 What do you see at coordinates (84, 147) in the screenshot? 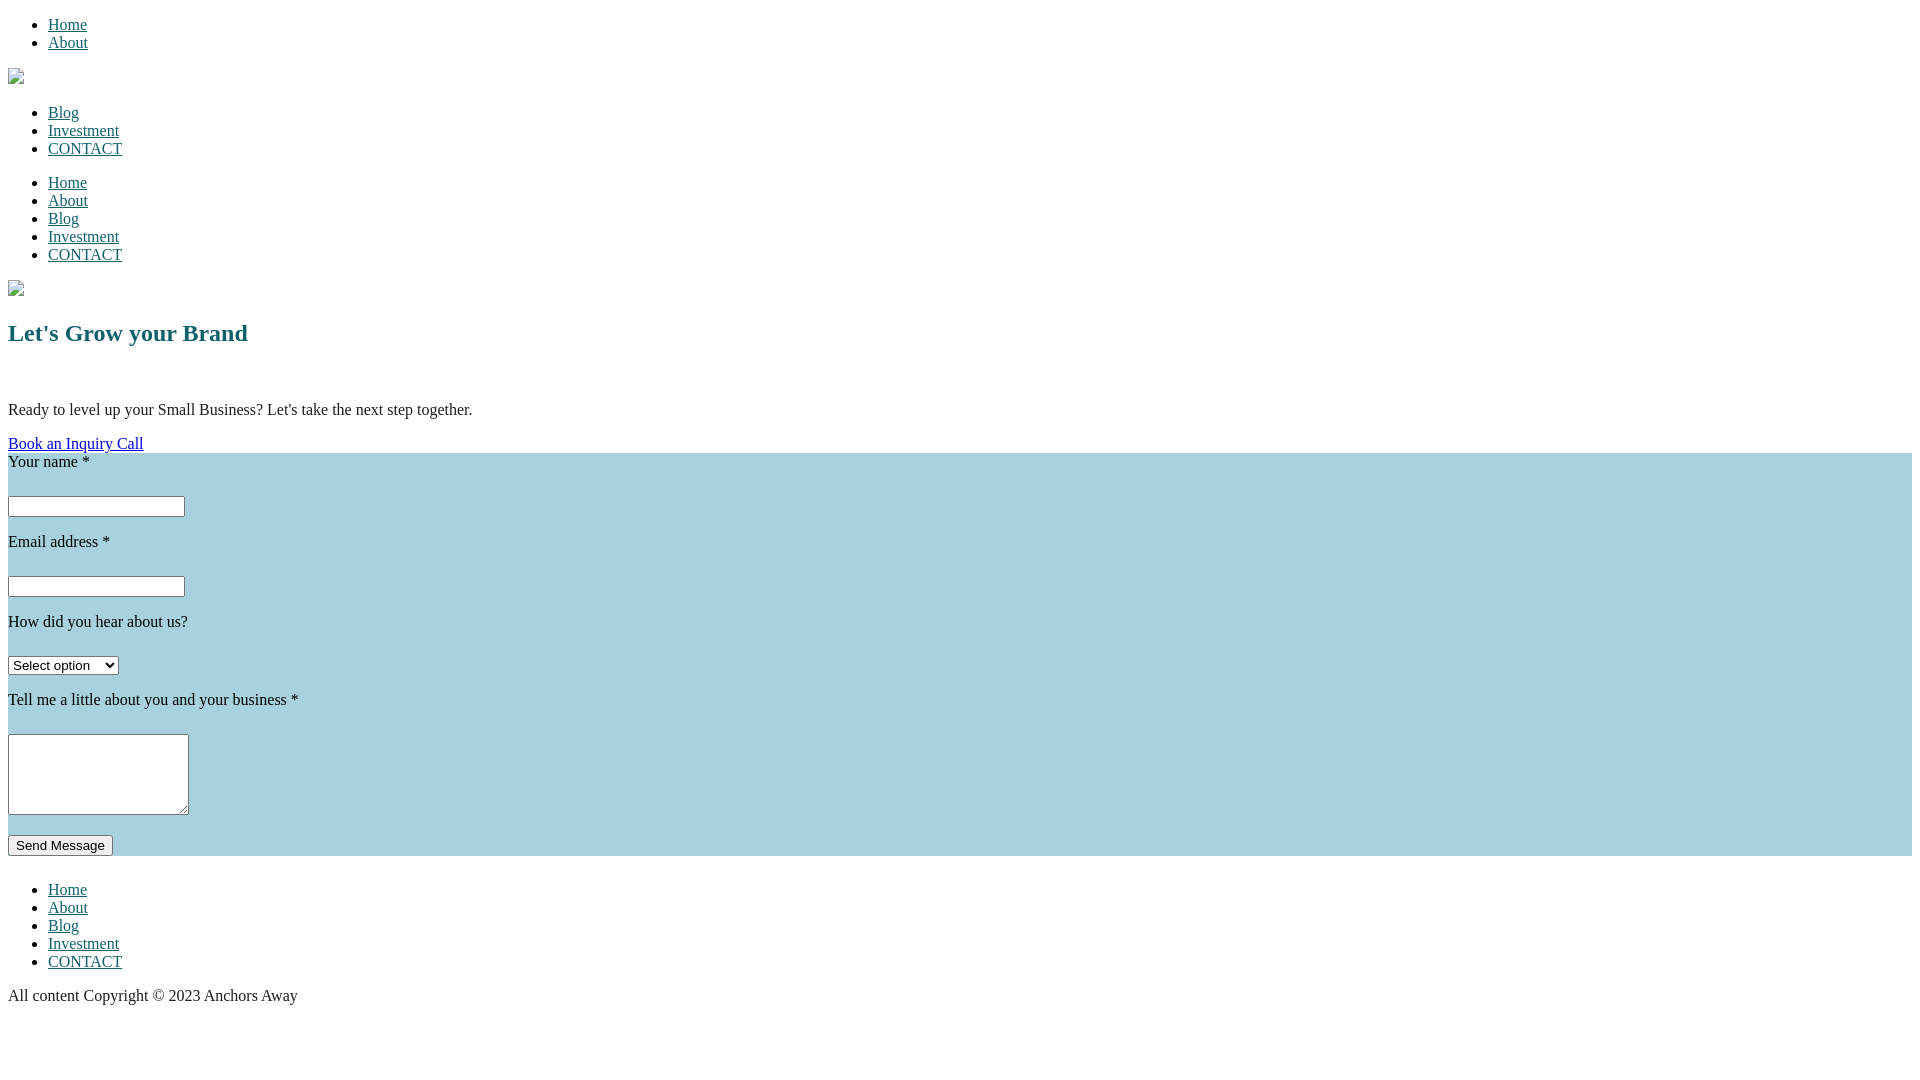
I see `'CONTACT'` at bounding box center [84, 147].